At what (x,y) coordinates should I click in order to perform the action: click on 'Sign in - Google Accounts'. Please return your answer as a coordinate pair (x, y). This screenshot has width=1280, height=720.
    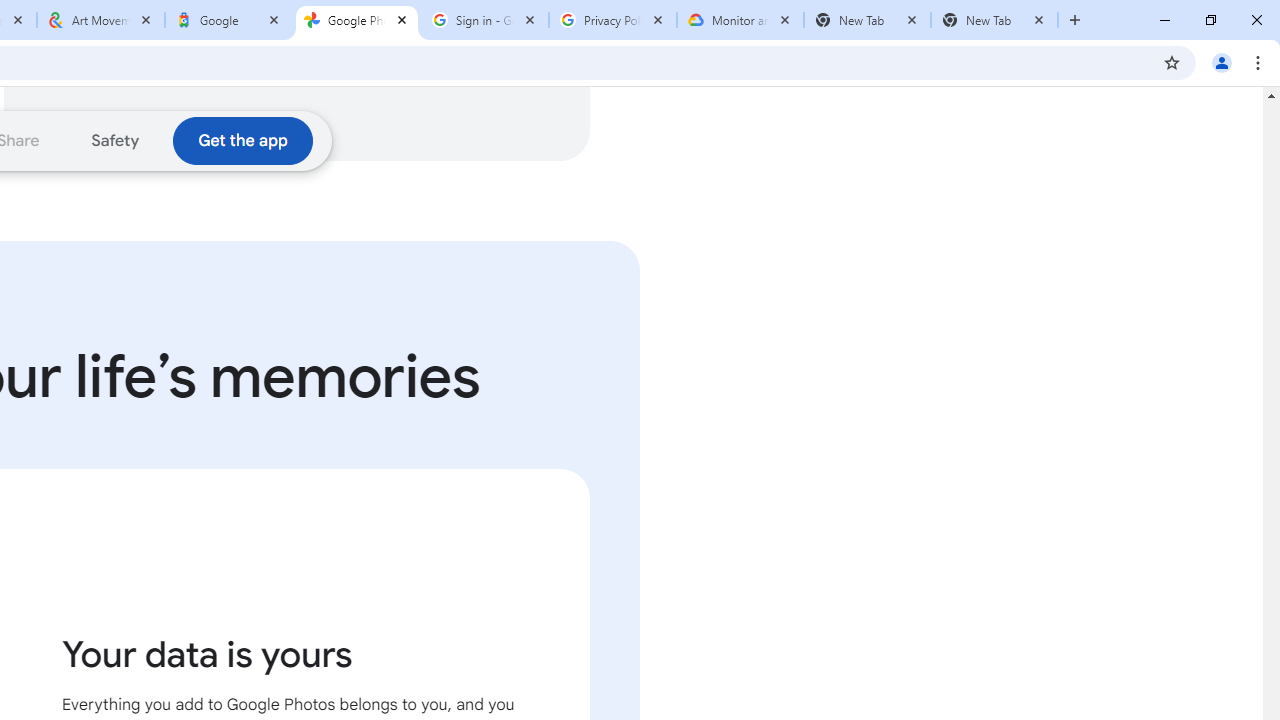
    Looking at the image, I should click on (485, 20).